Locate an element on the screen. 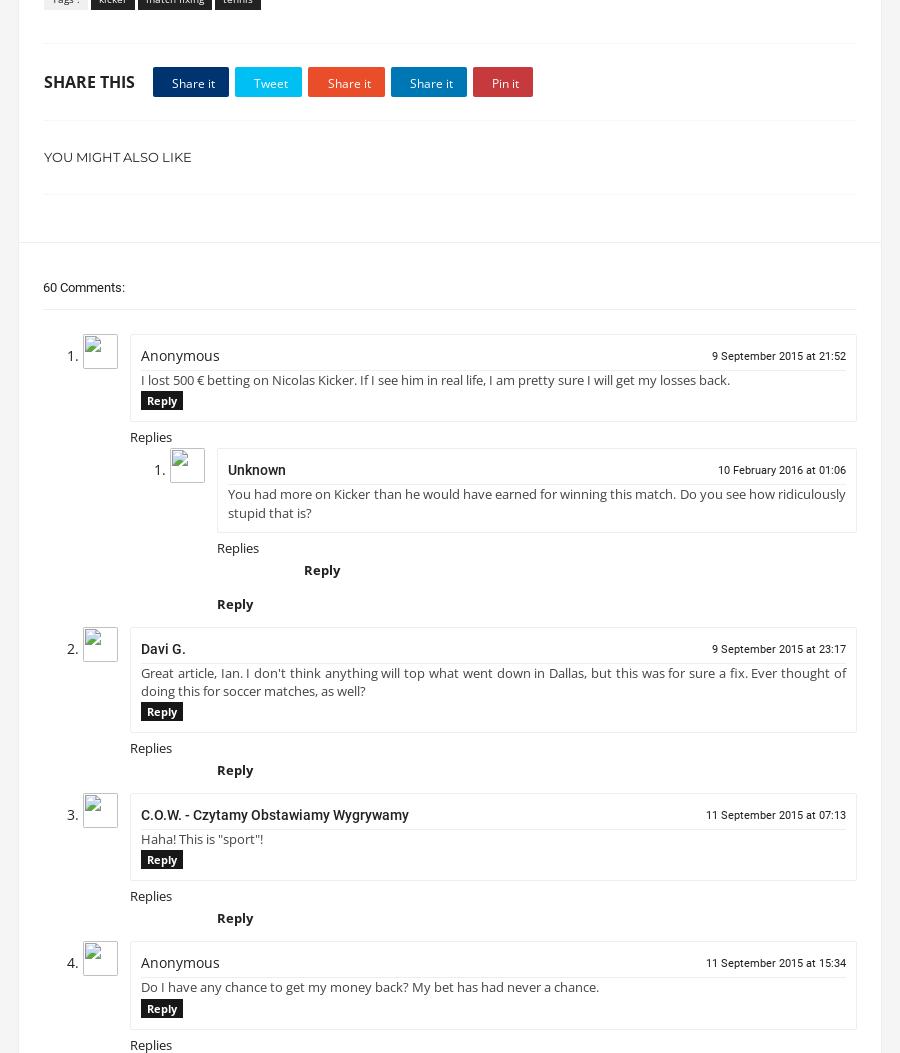 The height and width of the screenshot is (1053, 900). 'kicker' is located at coordinates (113, 6).